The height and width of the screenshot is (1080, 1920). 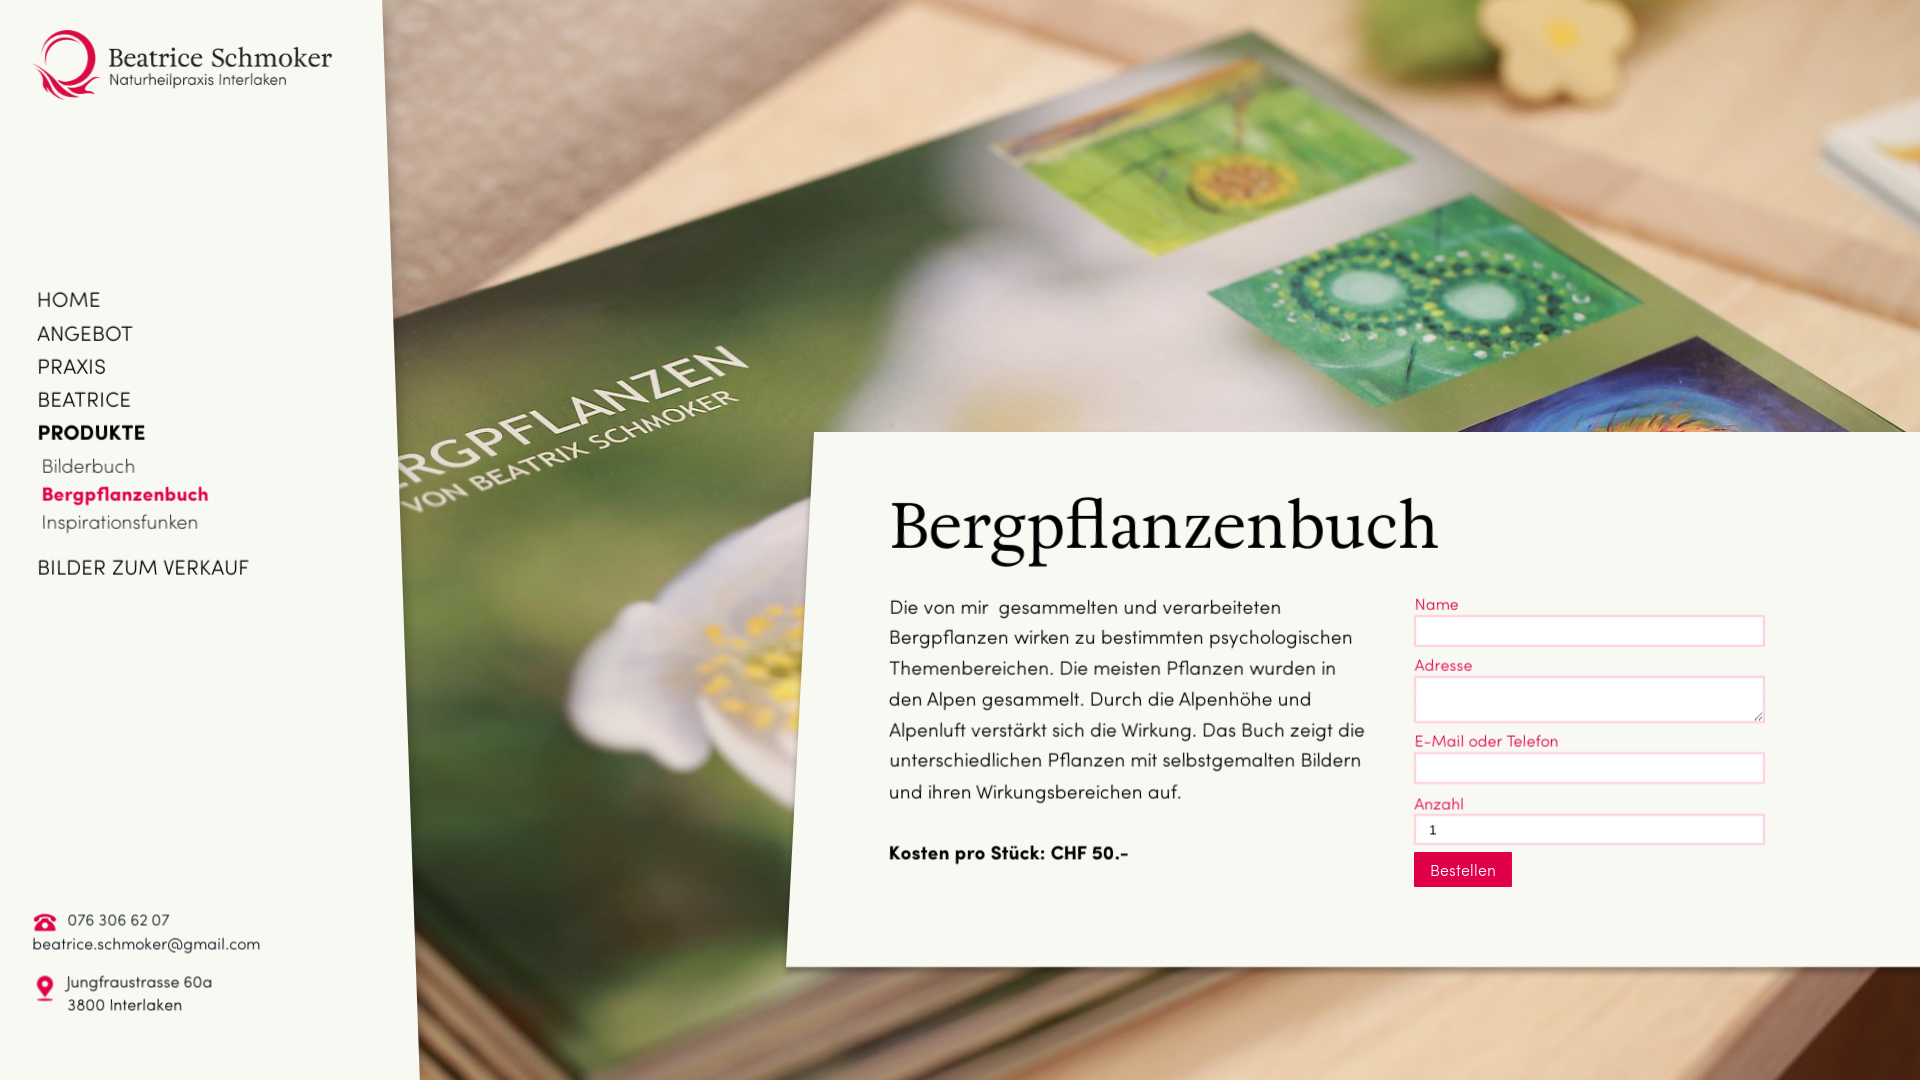 What do you see at coordinates (144, 942) in the screenshot?
I see `'beatrice.schmoker@gmail.com'` at bounding box center [144, 942].